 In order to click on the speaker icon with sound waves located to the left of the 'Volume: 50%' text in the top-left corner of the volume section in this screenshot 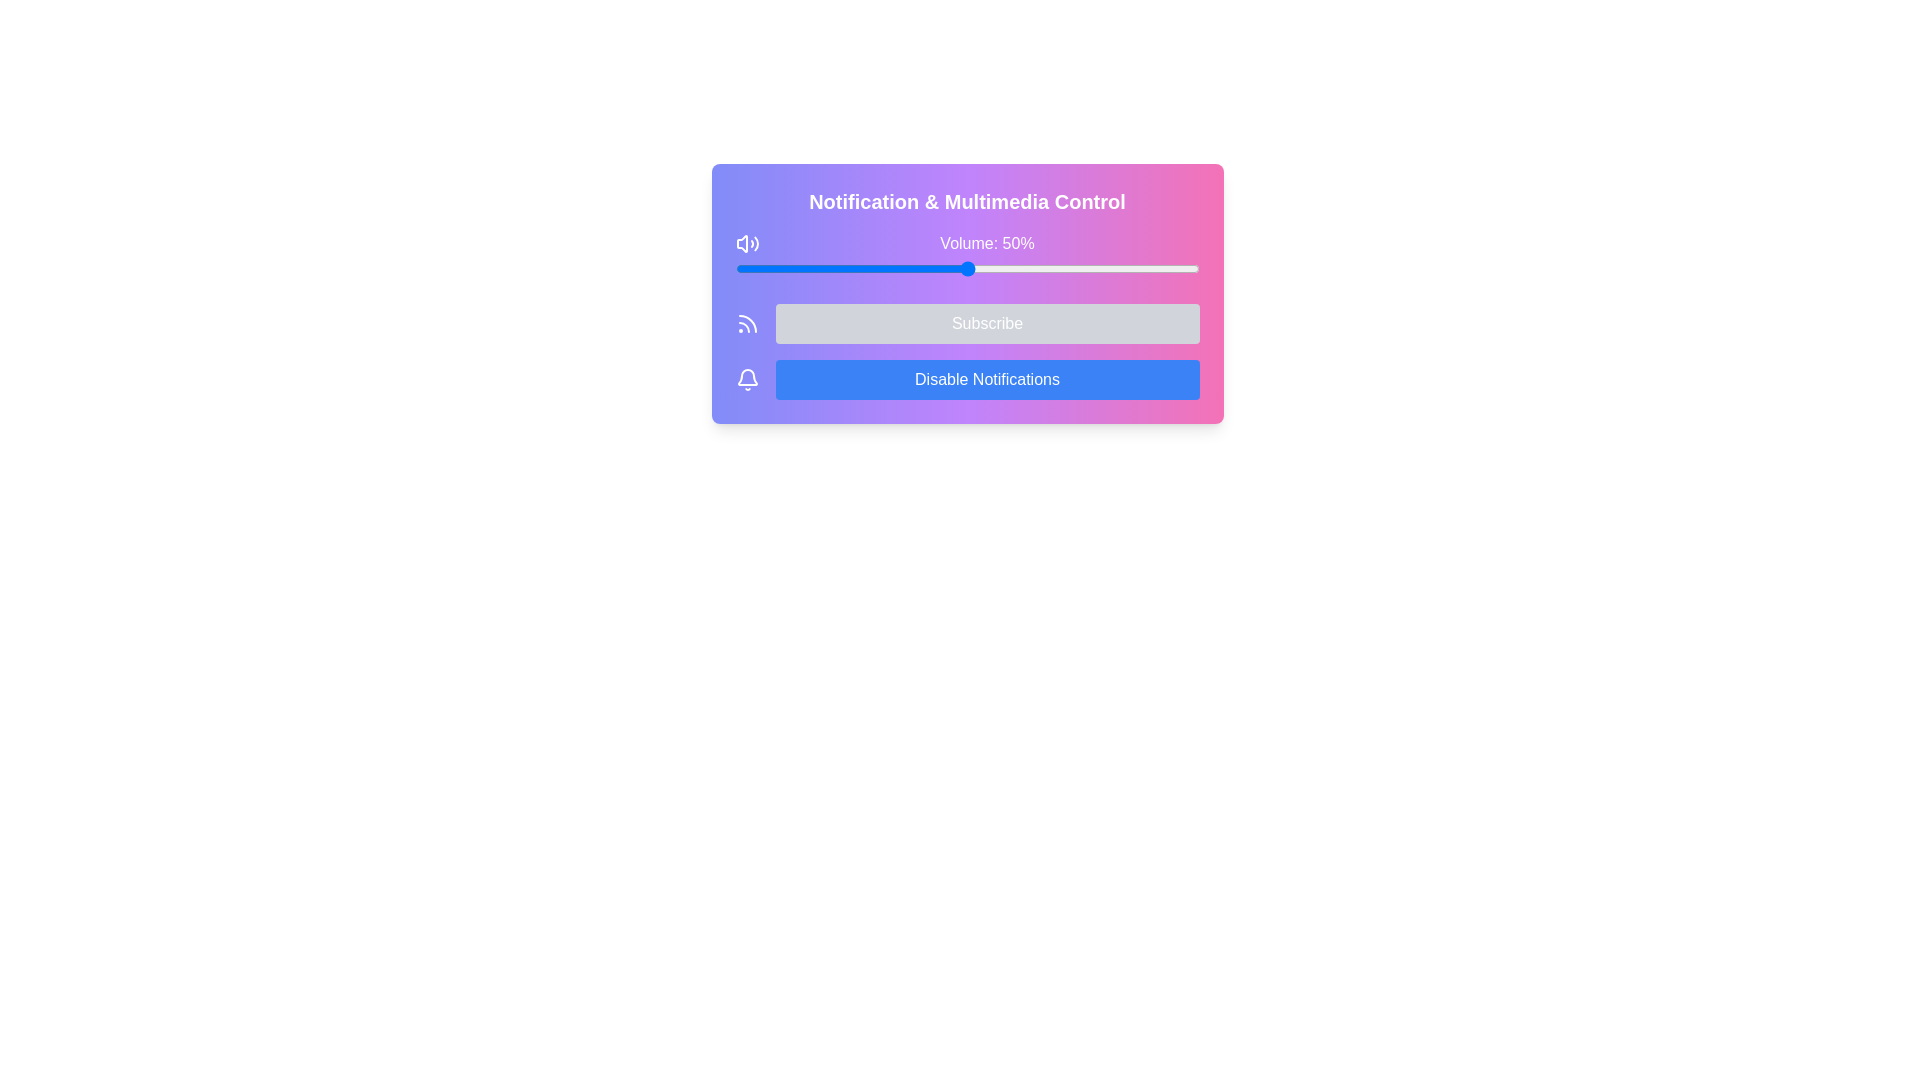, I will do `click(746, 242)`.